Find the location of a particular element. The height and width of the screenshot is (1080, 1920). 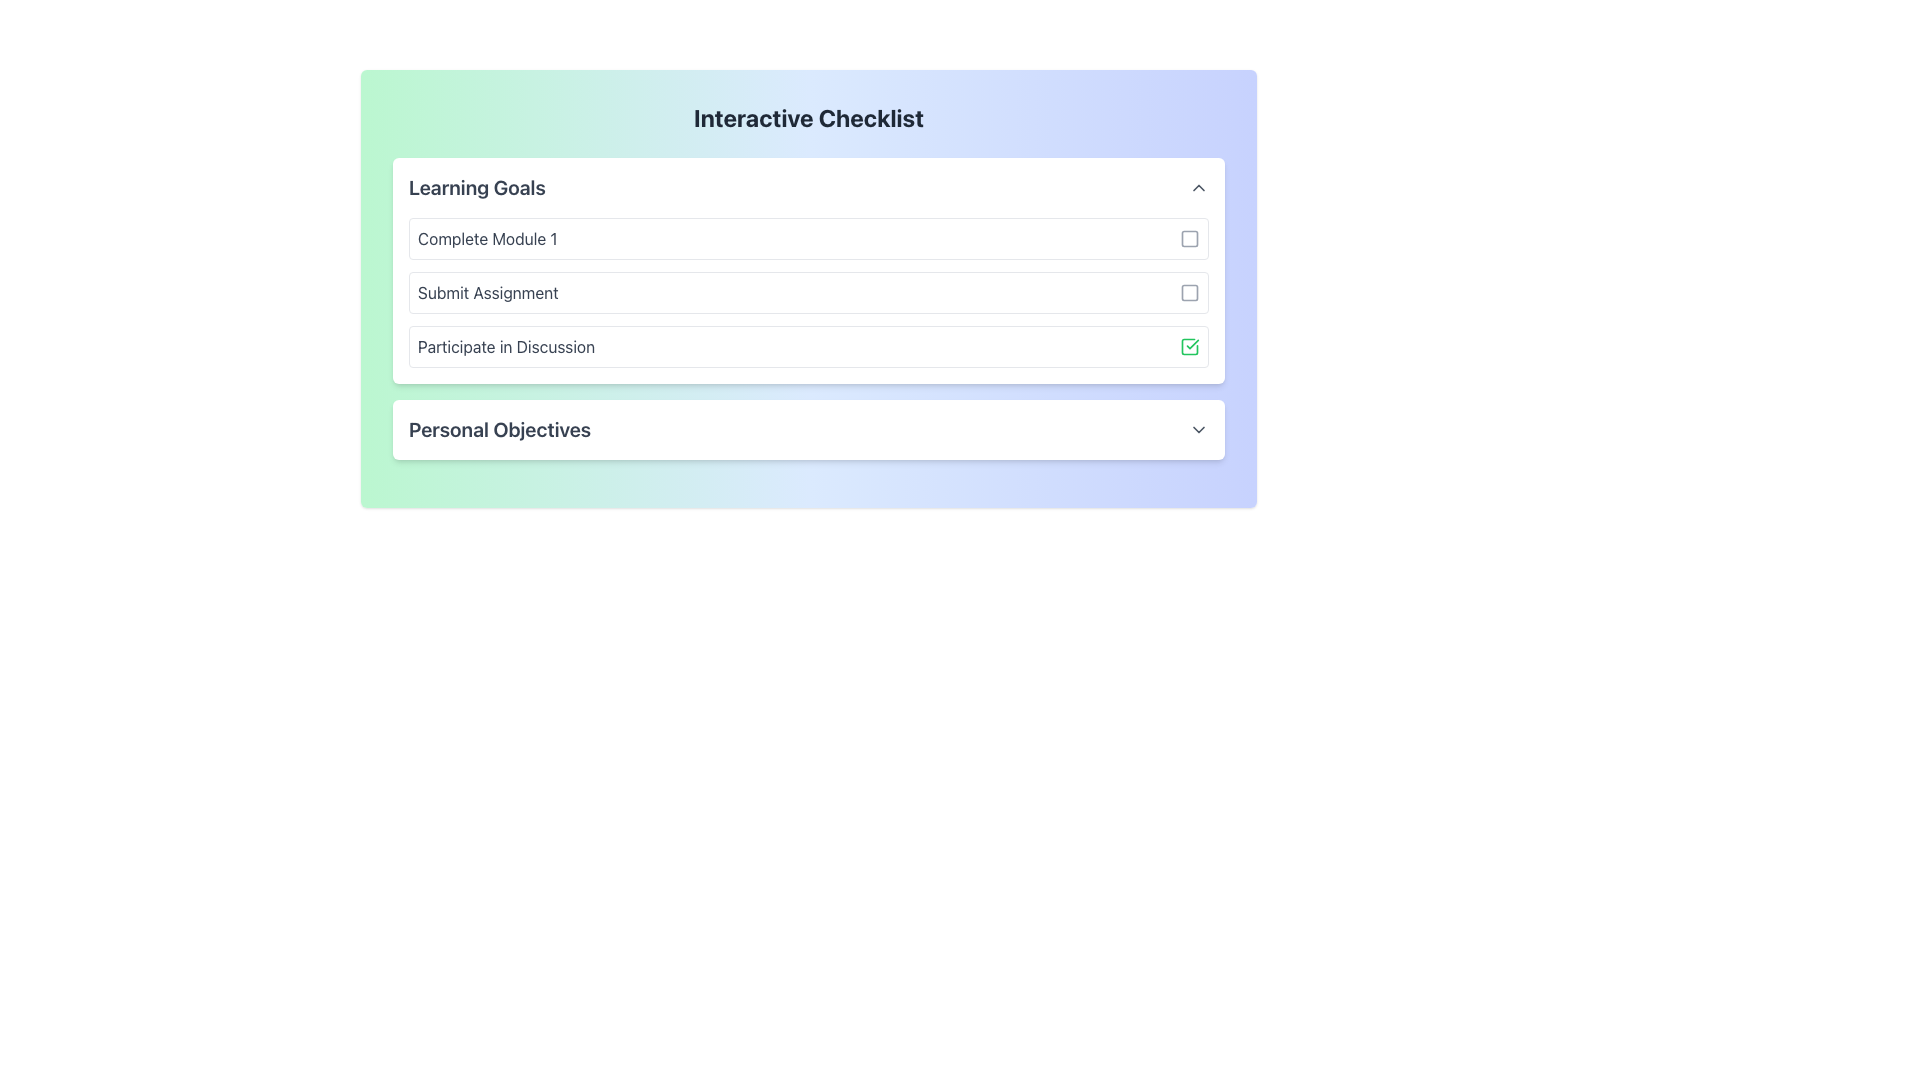

the text label displaying 'Complete Module 1' in dark gray within the 'Learning Goals' section, which is the first item in a vertical list is located at coordinates (487, 238).